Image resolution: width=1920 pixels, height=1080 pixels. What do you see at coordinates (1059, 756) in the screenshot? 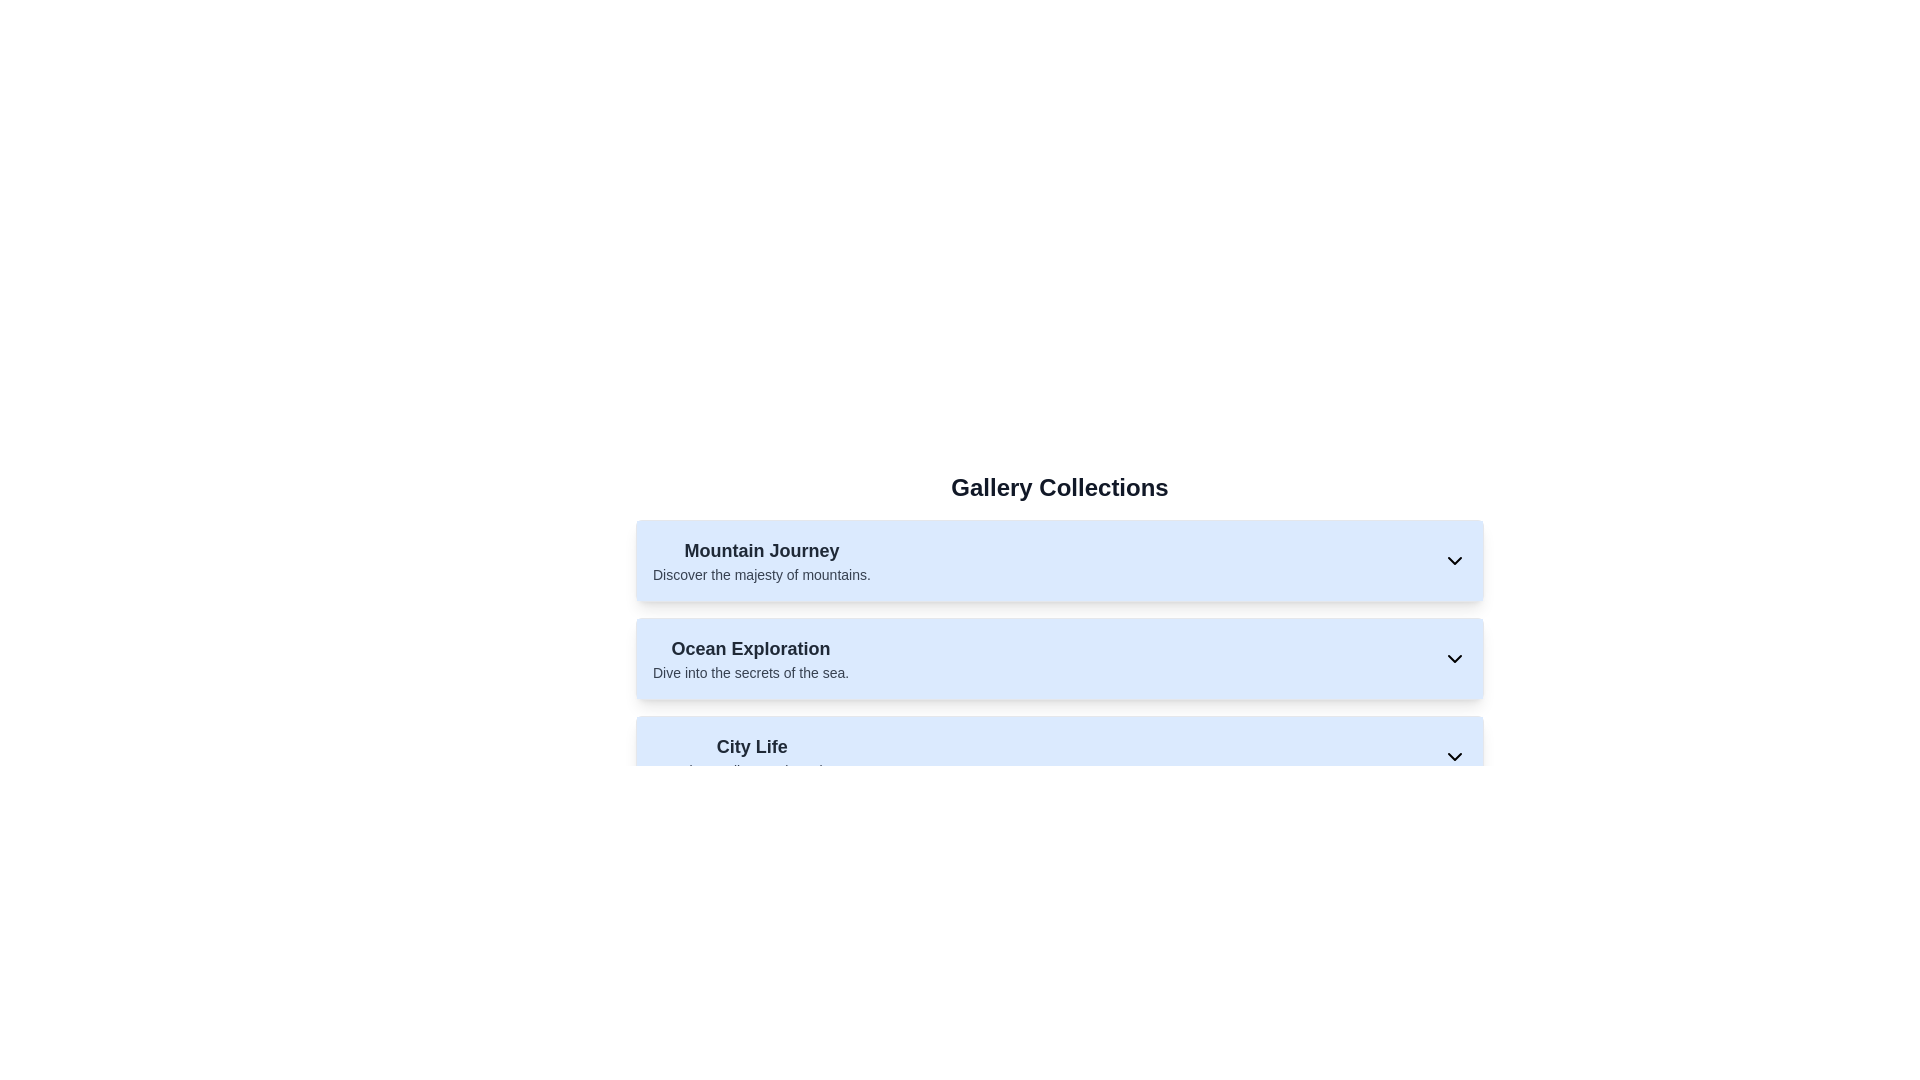
I see `the interactive list item representing 'City Life' in the 'Gallery Collections'` at bounding box center [1059, 756].